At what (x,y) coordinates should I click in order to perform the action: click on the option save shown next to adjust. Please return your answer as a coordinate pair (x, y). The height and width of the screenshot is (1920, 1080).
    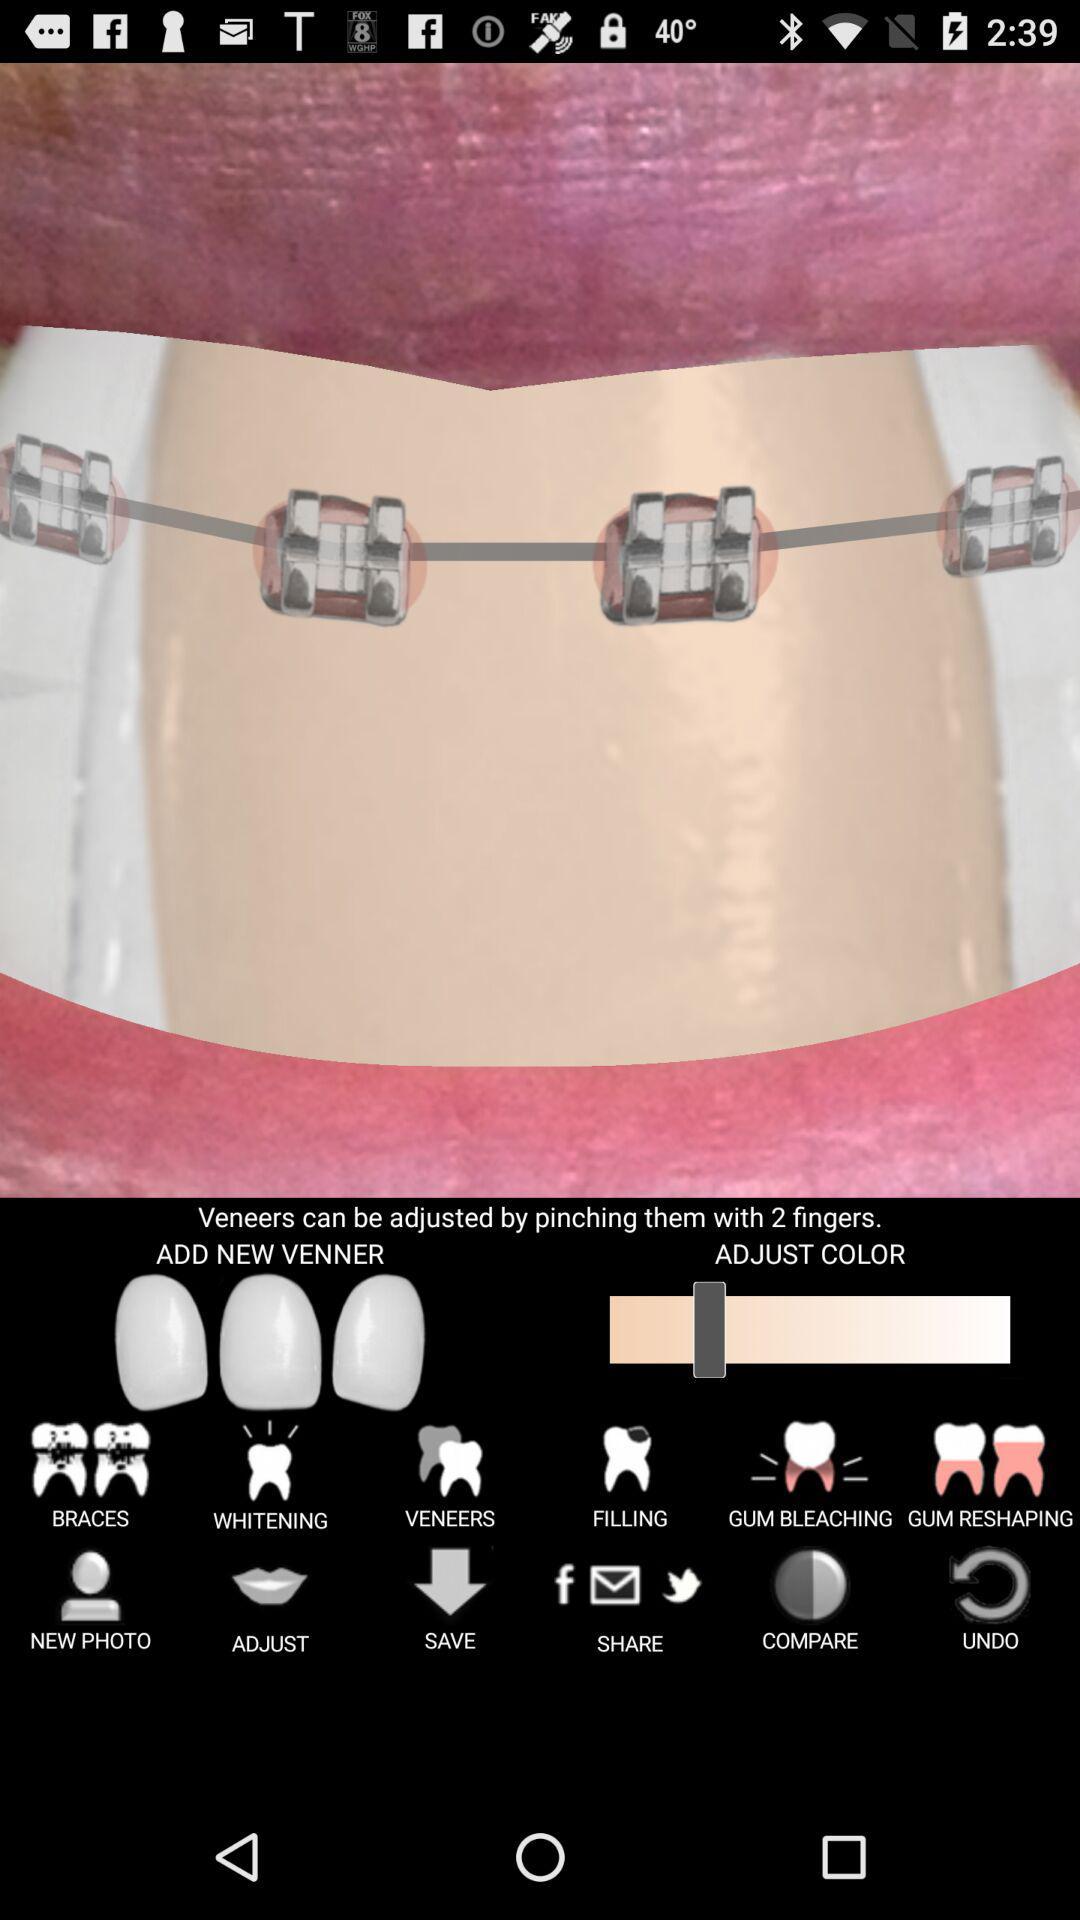
    Looking at the image, I should click on (450, 1600).